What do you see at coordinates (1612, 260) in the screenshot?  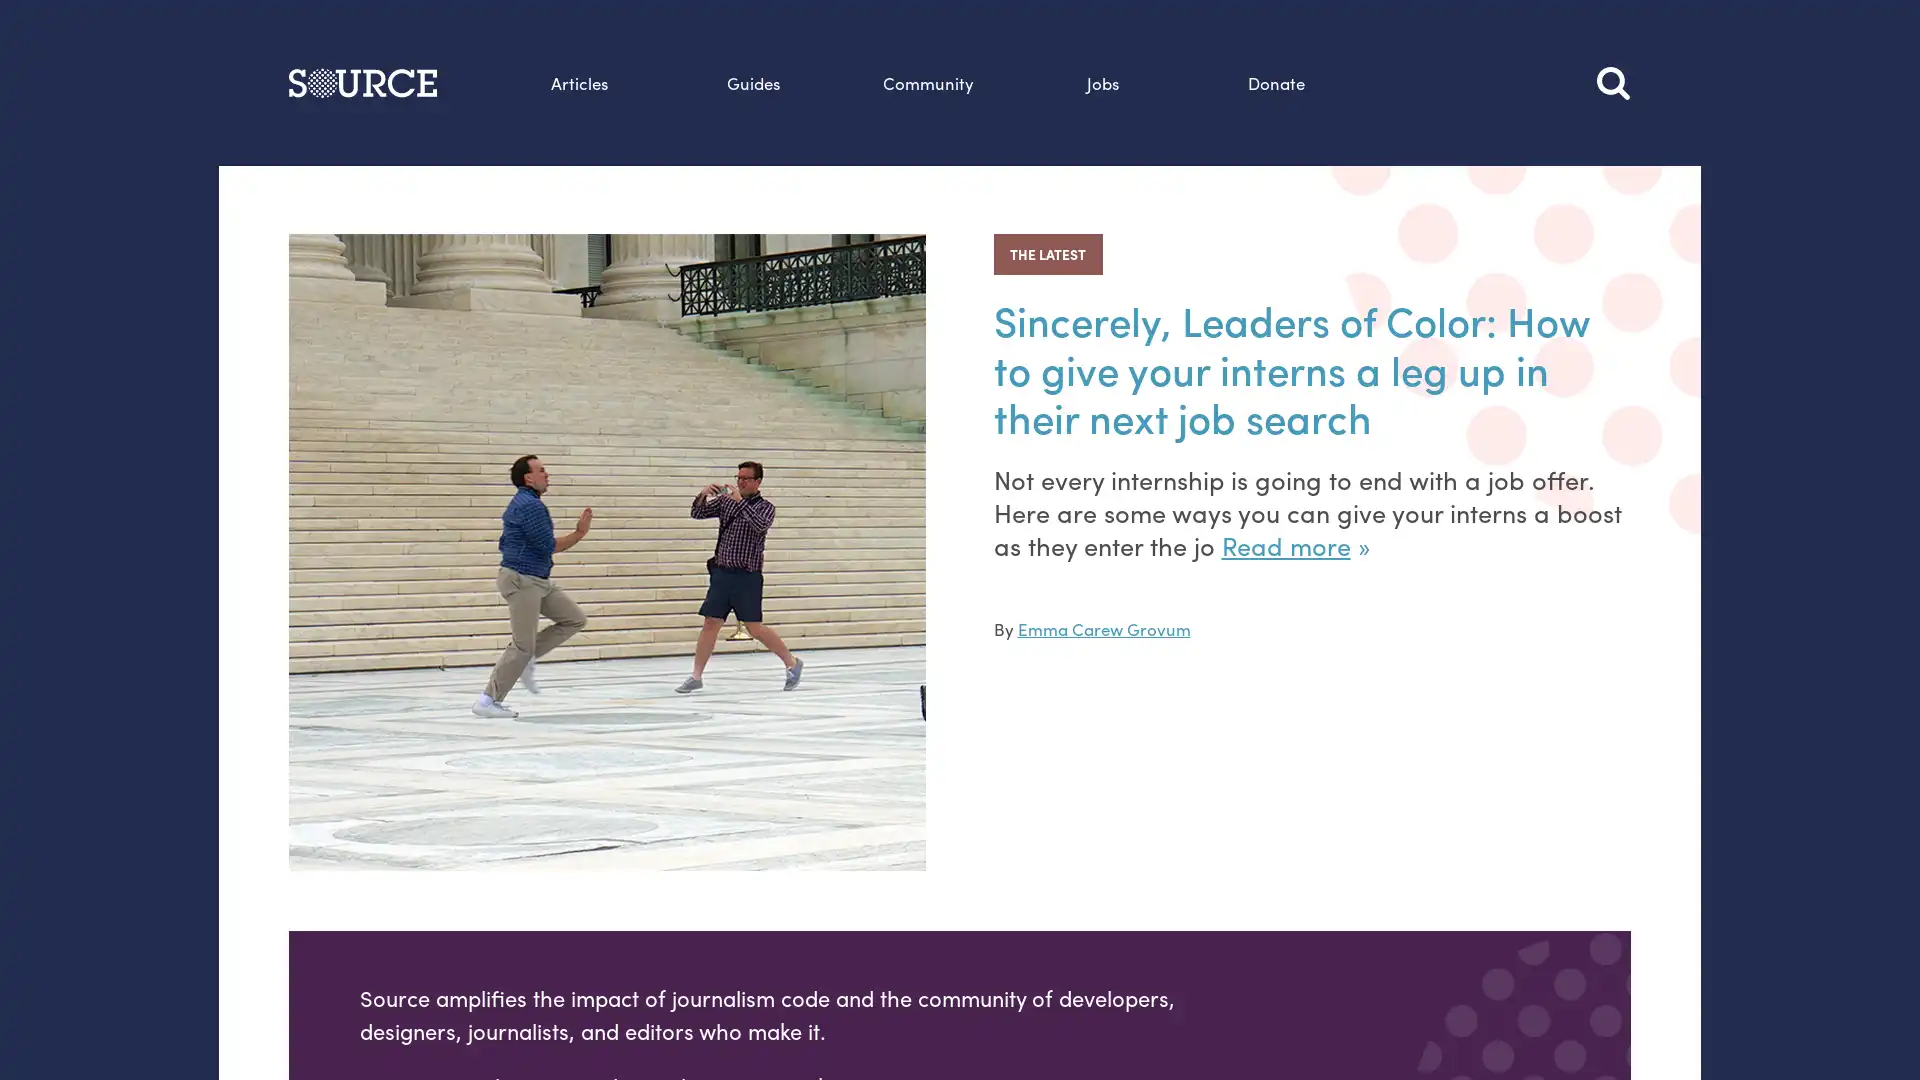 I see `Search` at bounding box center [1612, 260].